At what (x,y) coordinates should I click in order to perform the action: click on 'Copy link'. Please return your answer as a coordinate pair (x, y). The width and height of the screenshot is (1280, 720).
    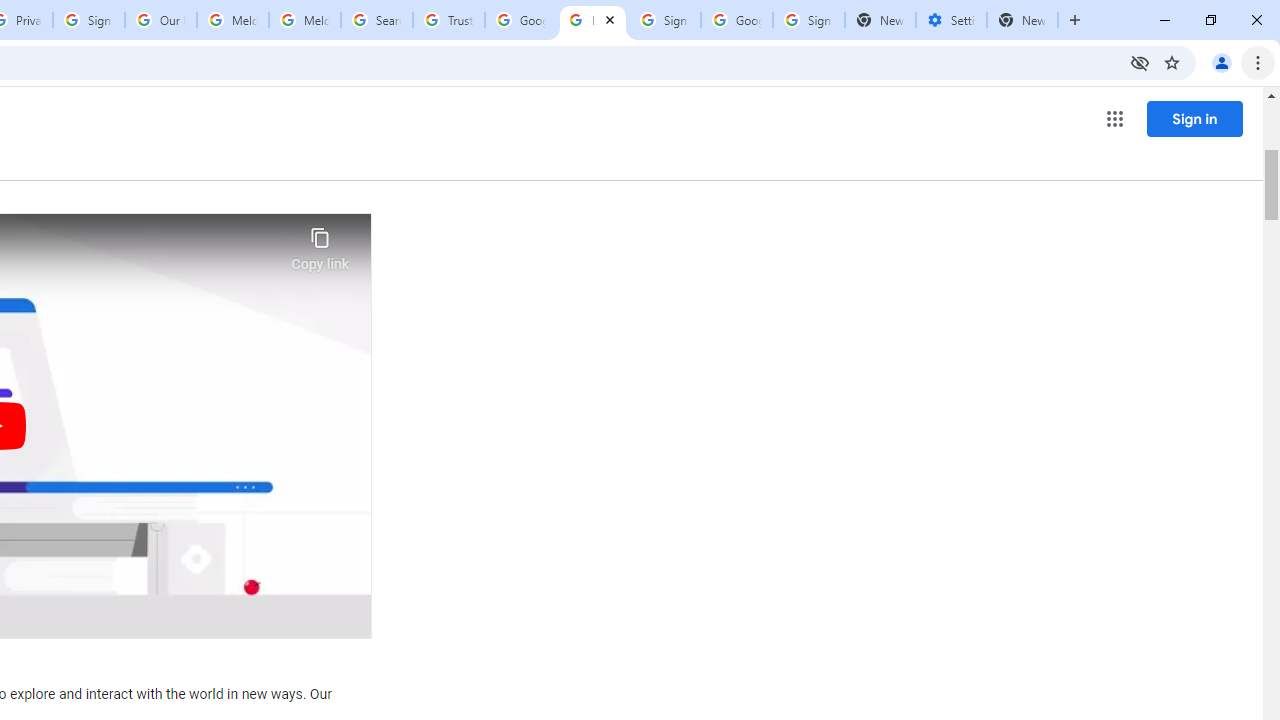
    Looking at the image, I should click on (320, 243).